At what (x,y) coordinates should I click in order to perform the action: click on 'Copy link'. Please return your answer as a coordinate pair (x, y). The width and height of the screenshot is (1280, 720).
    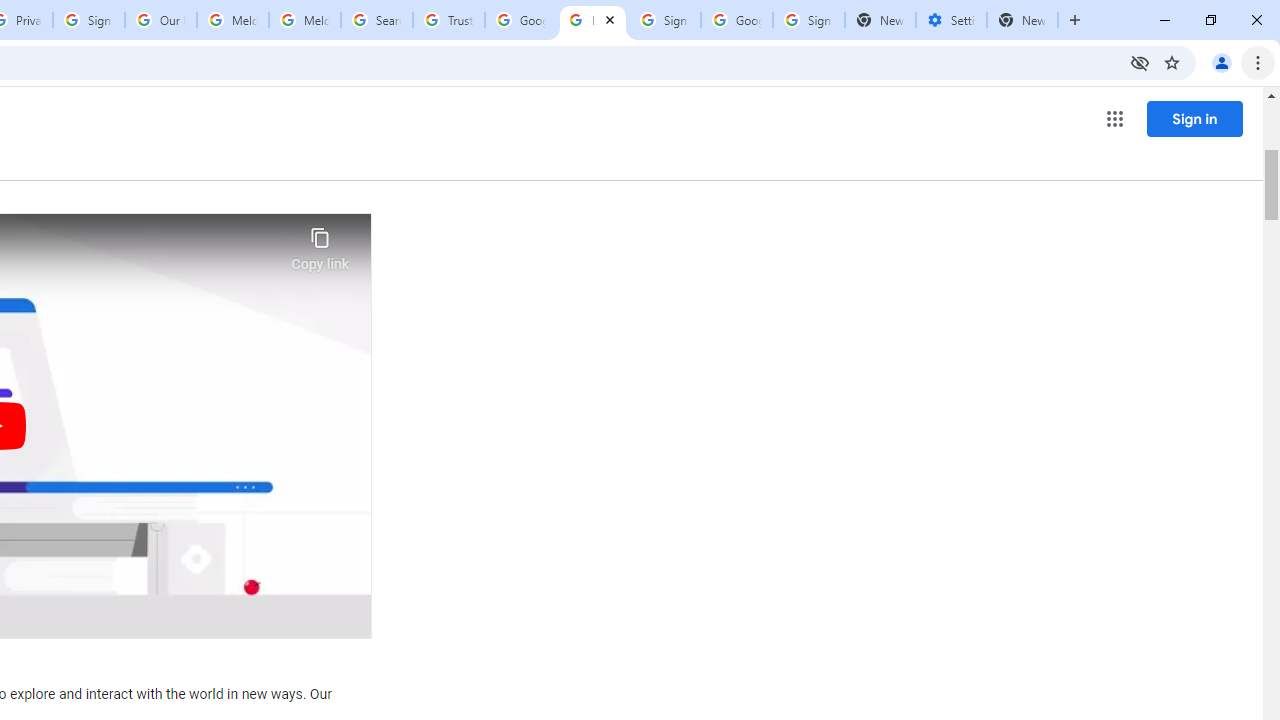
    Looking at the image, I should click on (320, 243).